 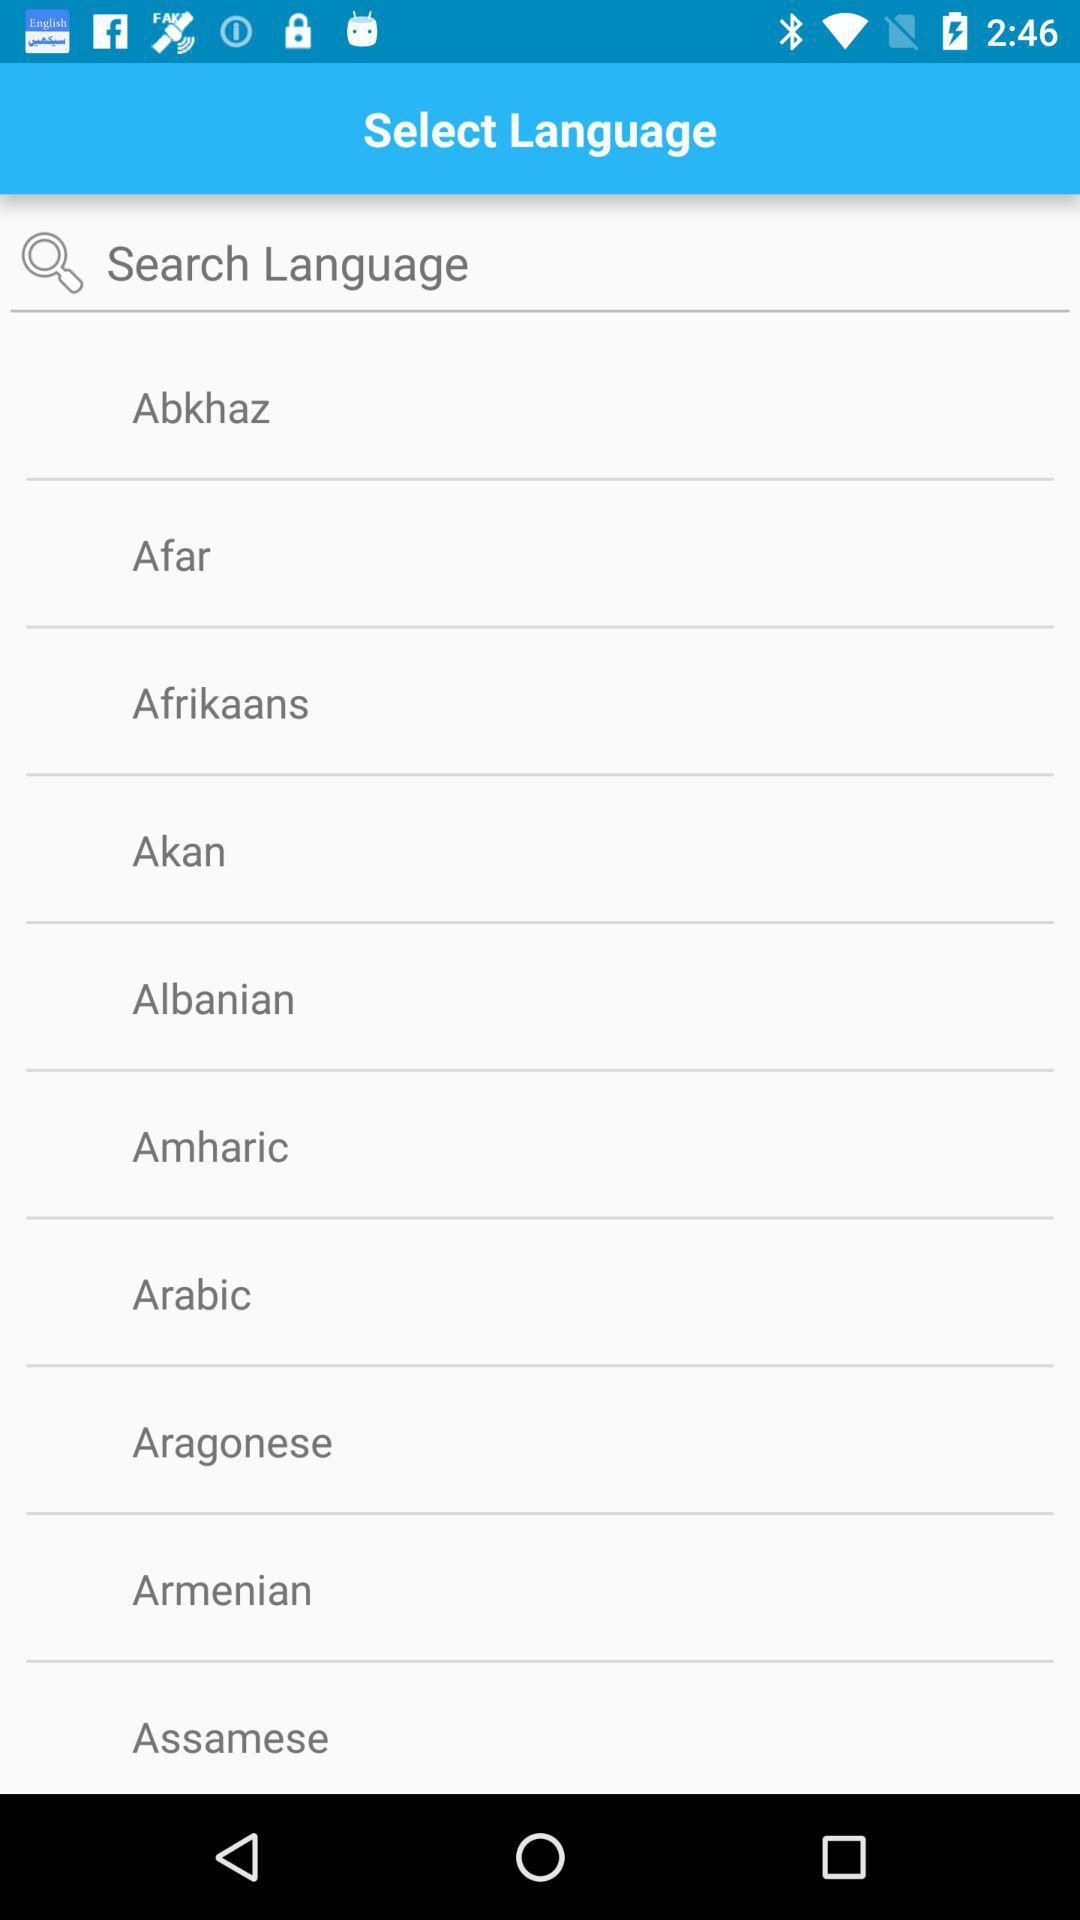 I want to click on the afar, so click(x=204, y=554).